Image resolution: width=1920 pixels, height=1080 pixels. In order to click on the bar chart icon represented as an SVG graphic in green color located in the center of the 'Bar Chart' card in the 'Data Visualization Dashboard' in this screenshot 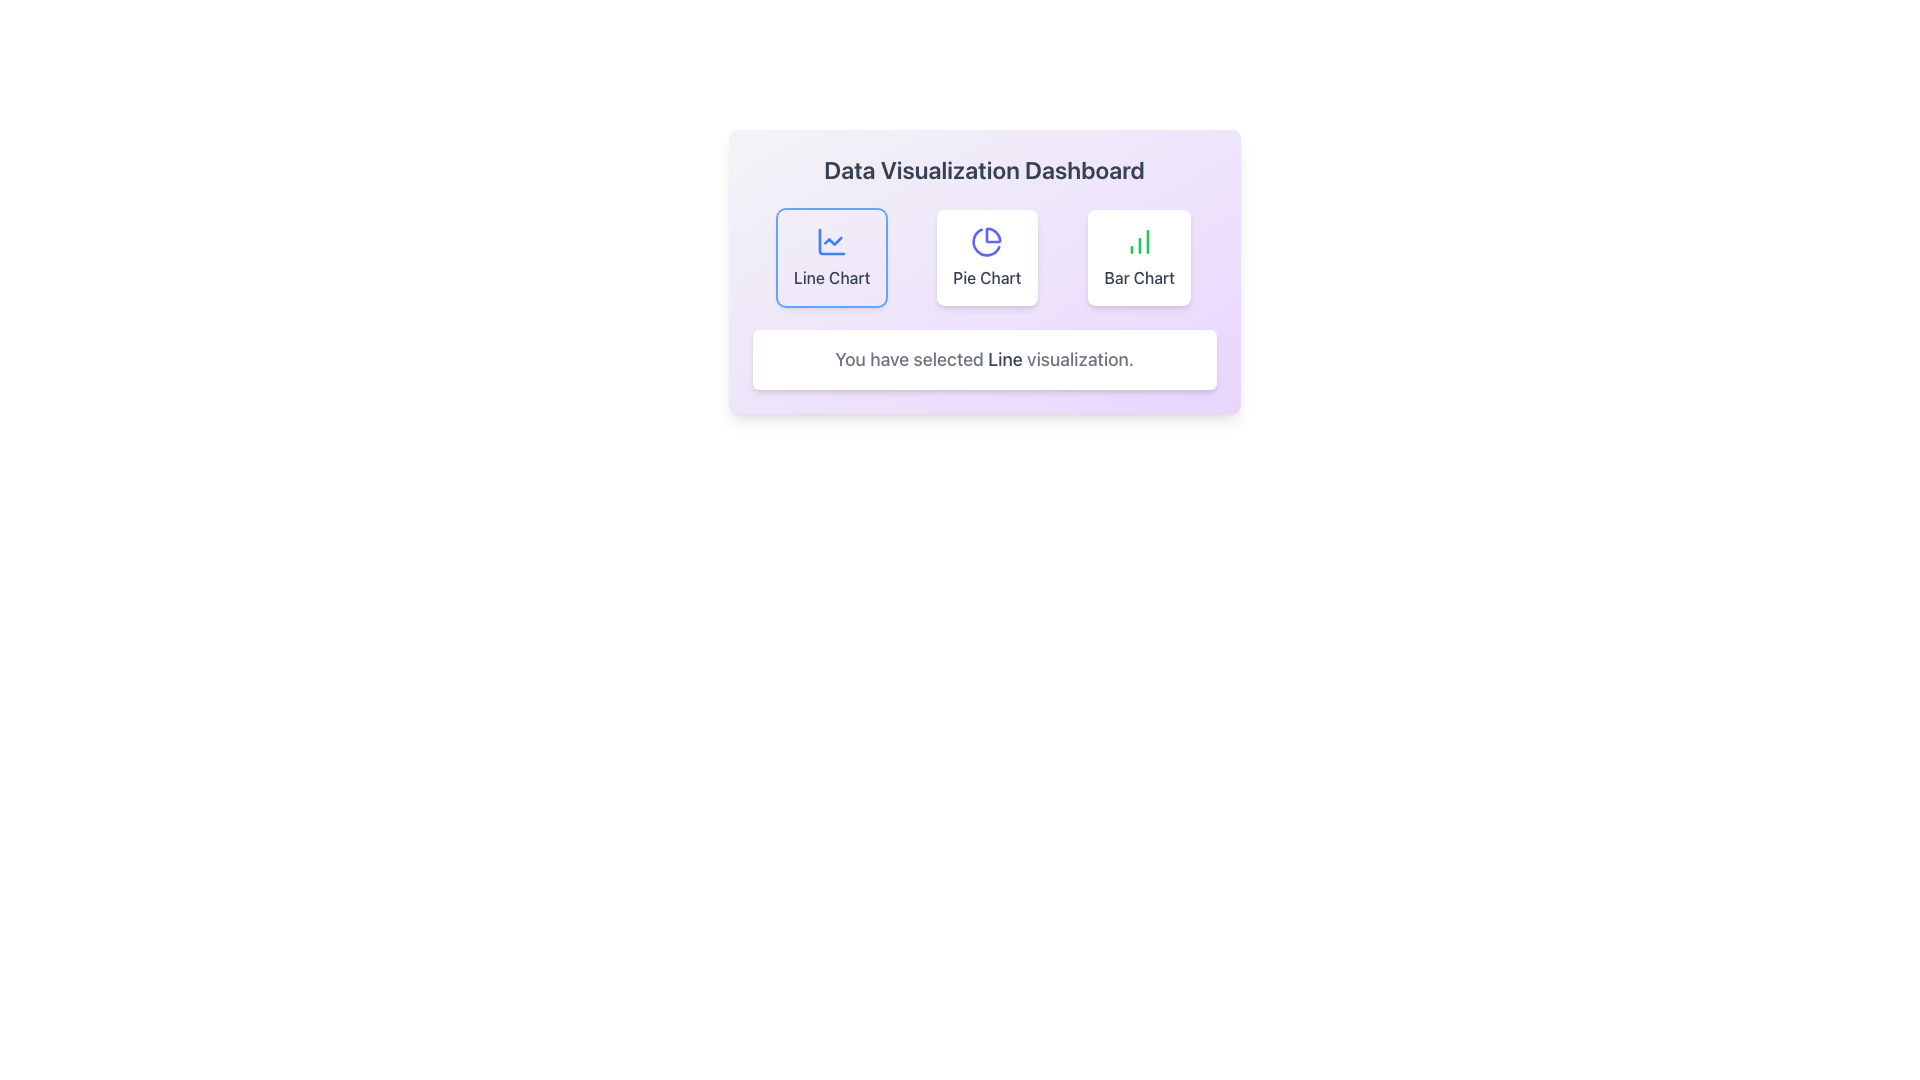, I will do `click(1139, 241)`.